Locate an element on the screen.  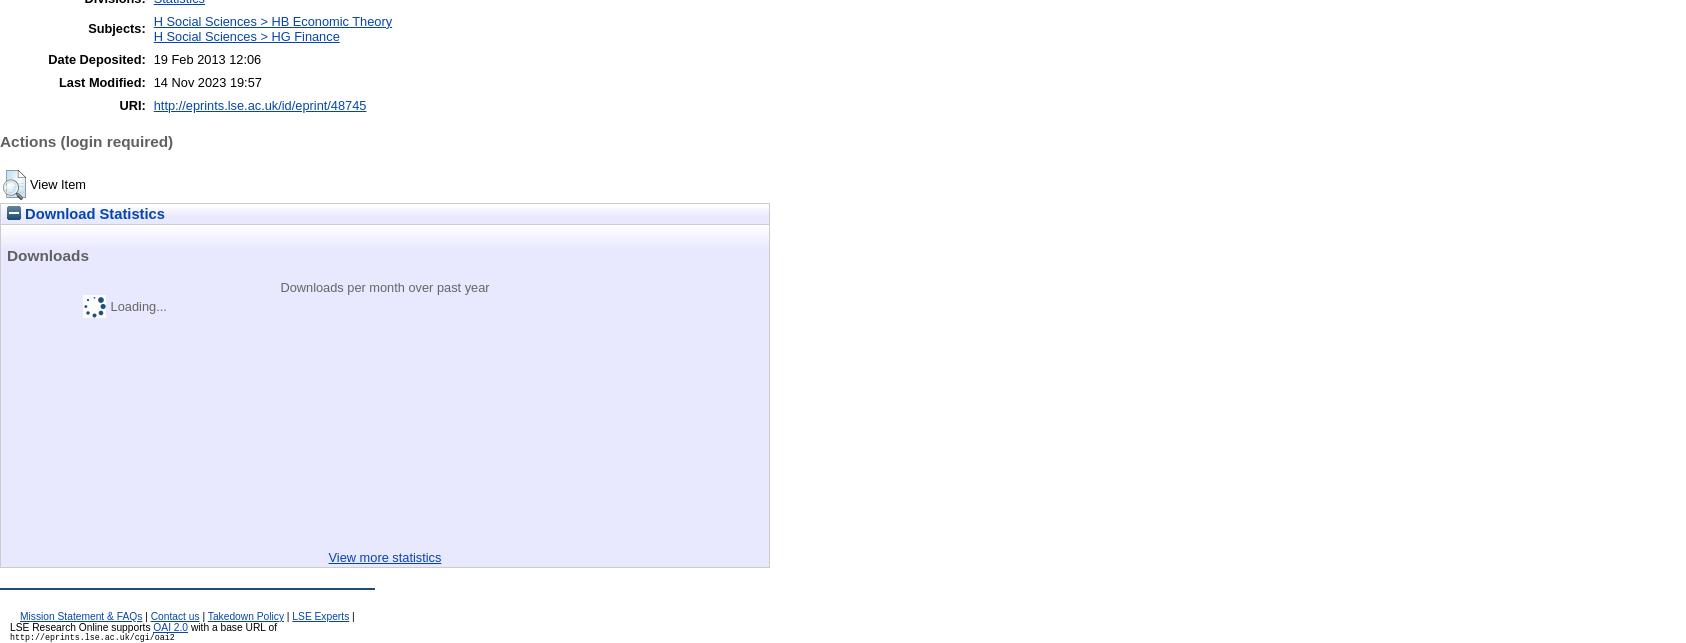
'LSE Experts' is located at coordinates (319, 614).